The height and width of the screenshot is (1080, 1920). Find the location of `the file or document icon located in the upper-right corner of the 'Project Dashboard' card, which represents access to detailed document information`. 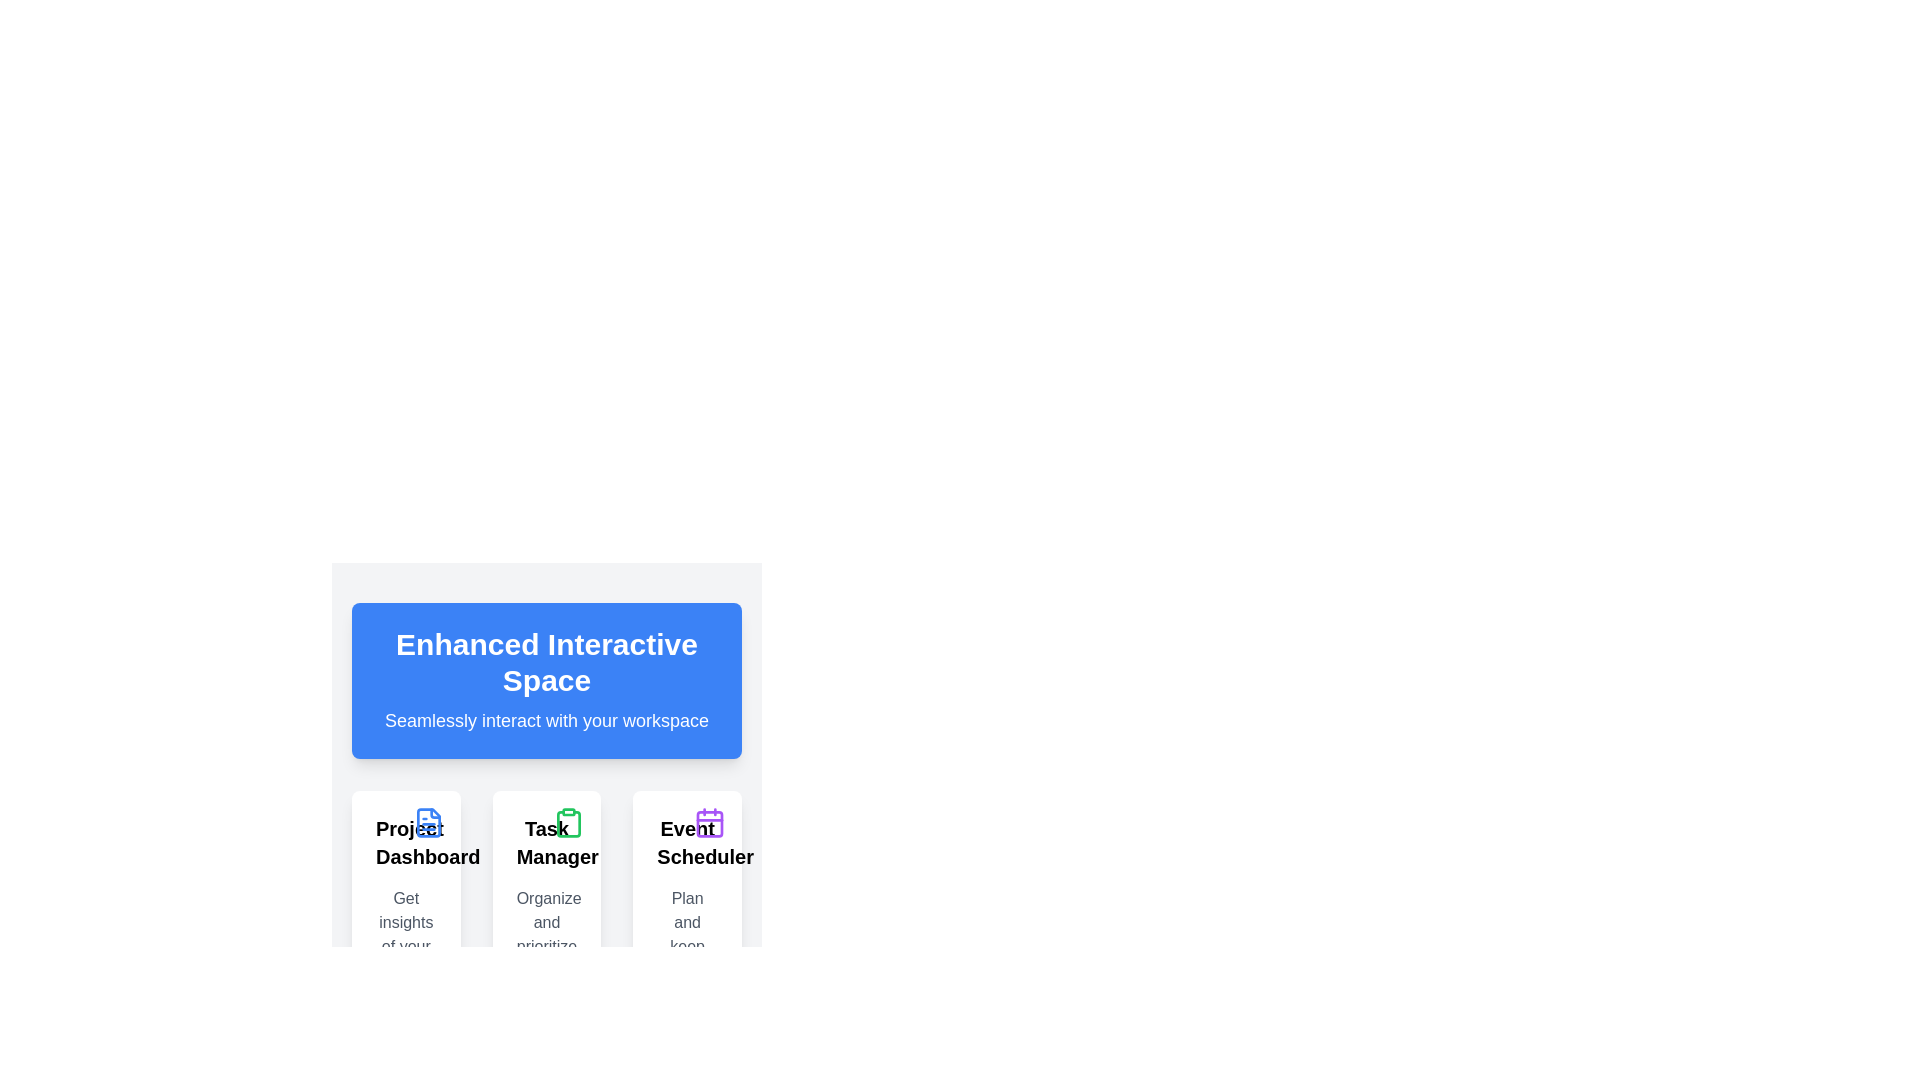

the file or document icon located in the upper-right corner of the 'Project Dashboard' card, which represents access to detailed document information is located at coordinates (427, 822).